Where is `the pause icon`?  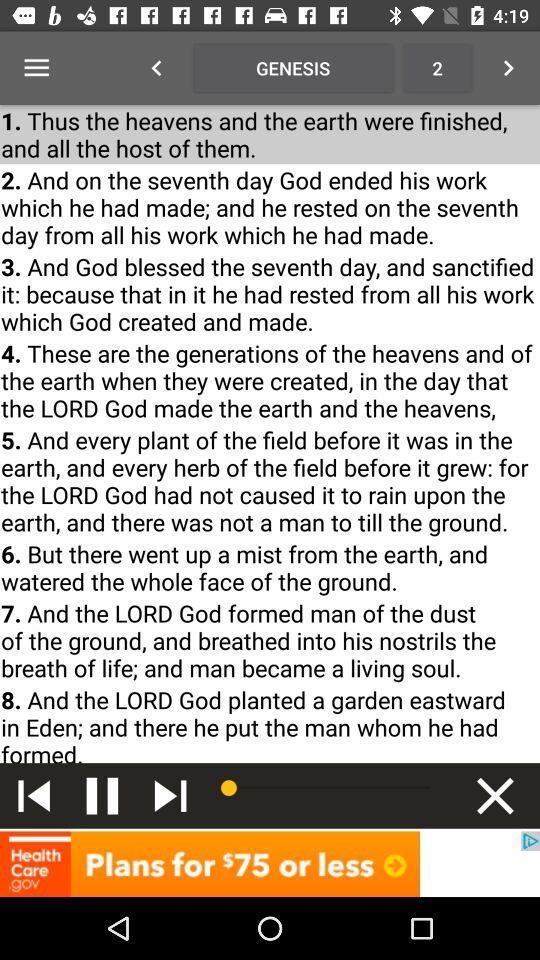 the pause icon is located at coordinates (102, 795).